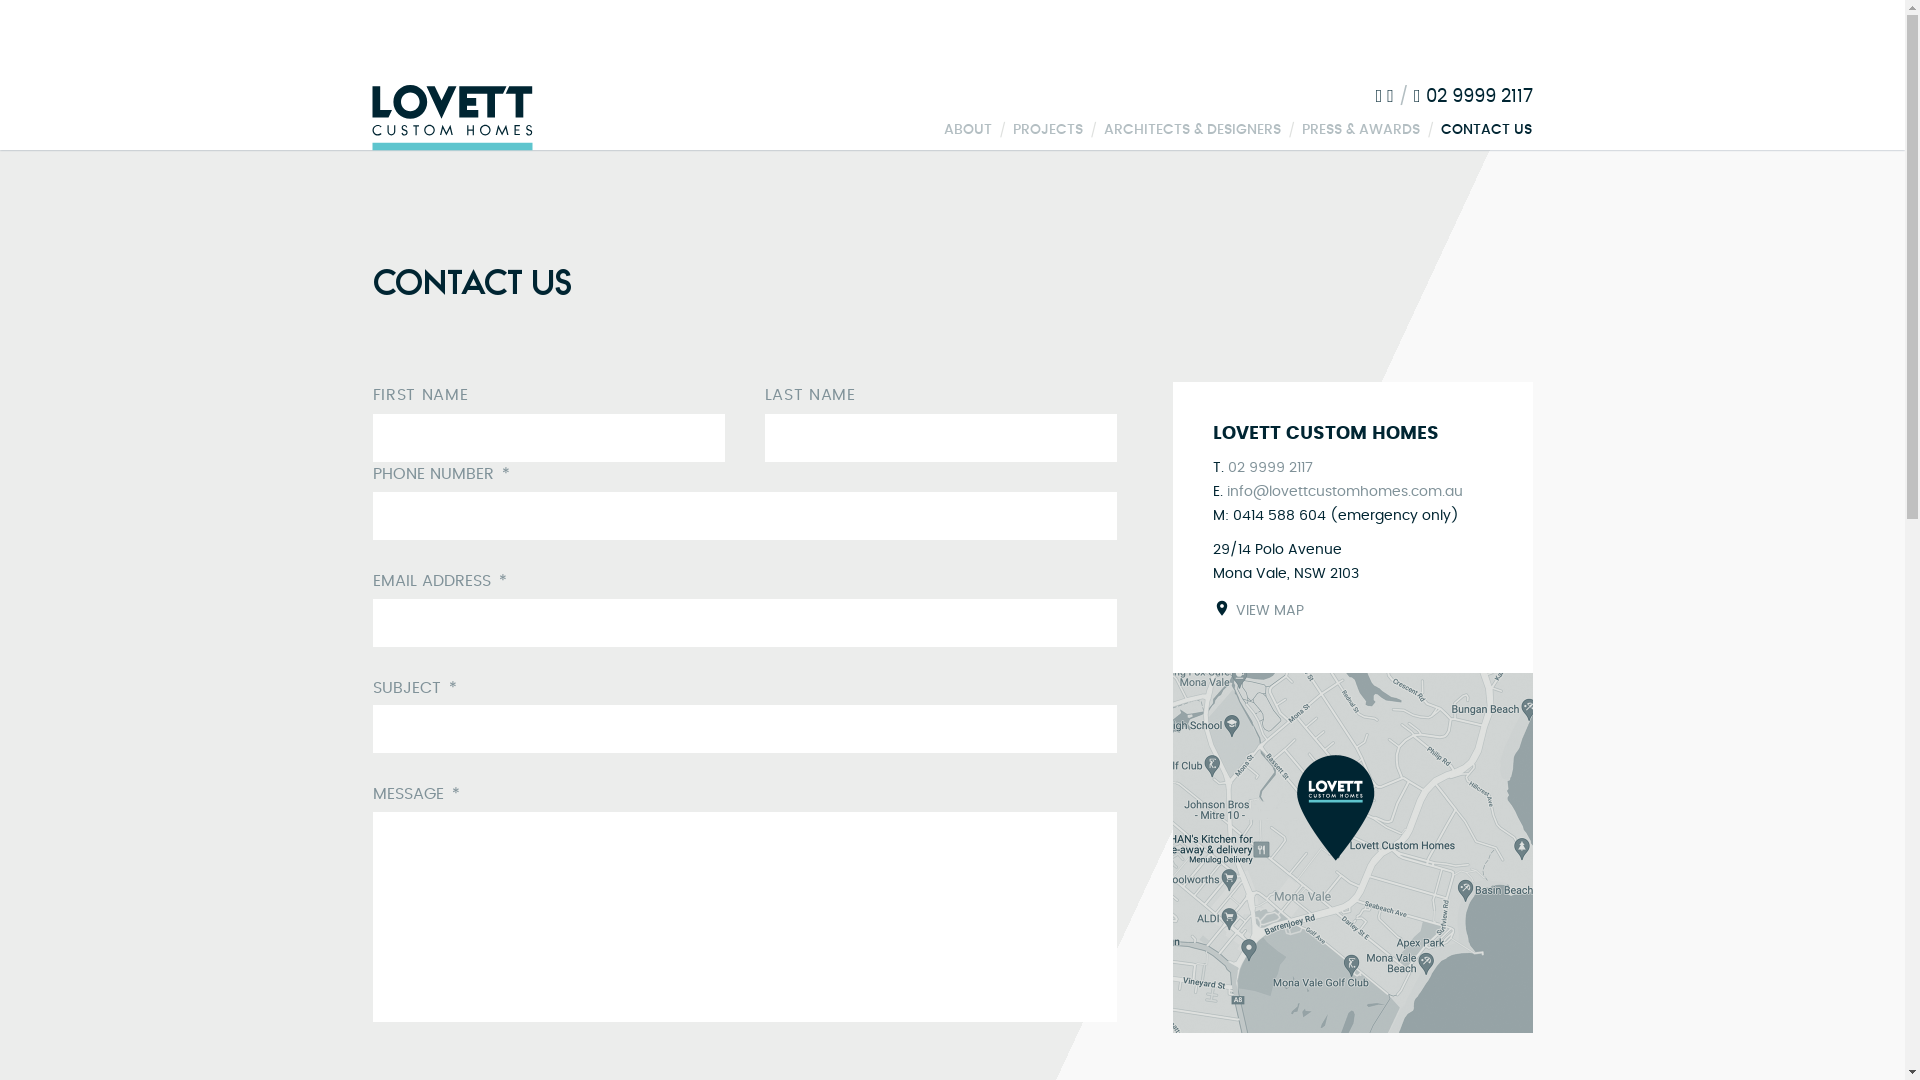 The width and height of the screenshot is (1920, 1080). What do you see at coordinates (1227, 467) in the screenshot?
I see `'02 9999 2117'` at bounding box center [1227, 467].